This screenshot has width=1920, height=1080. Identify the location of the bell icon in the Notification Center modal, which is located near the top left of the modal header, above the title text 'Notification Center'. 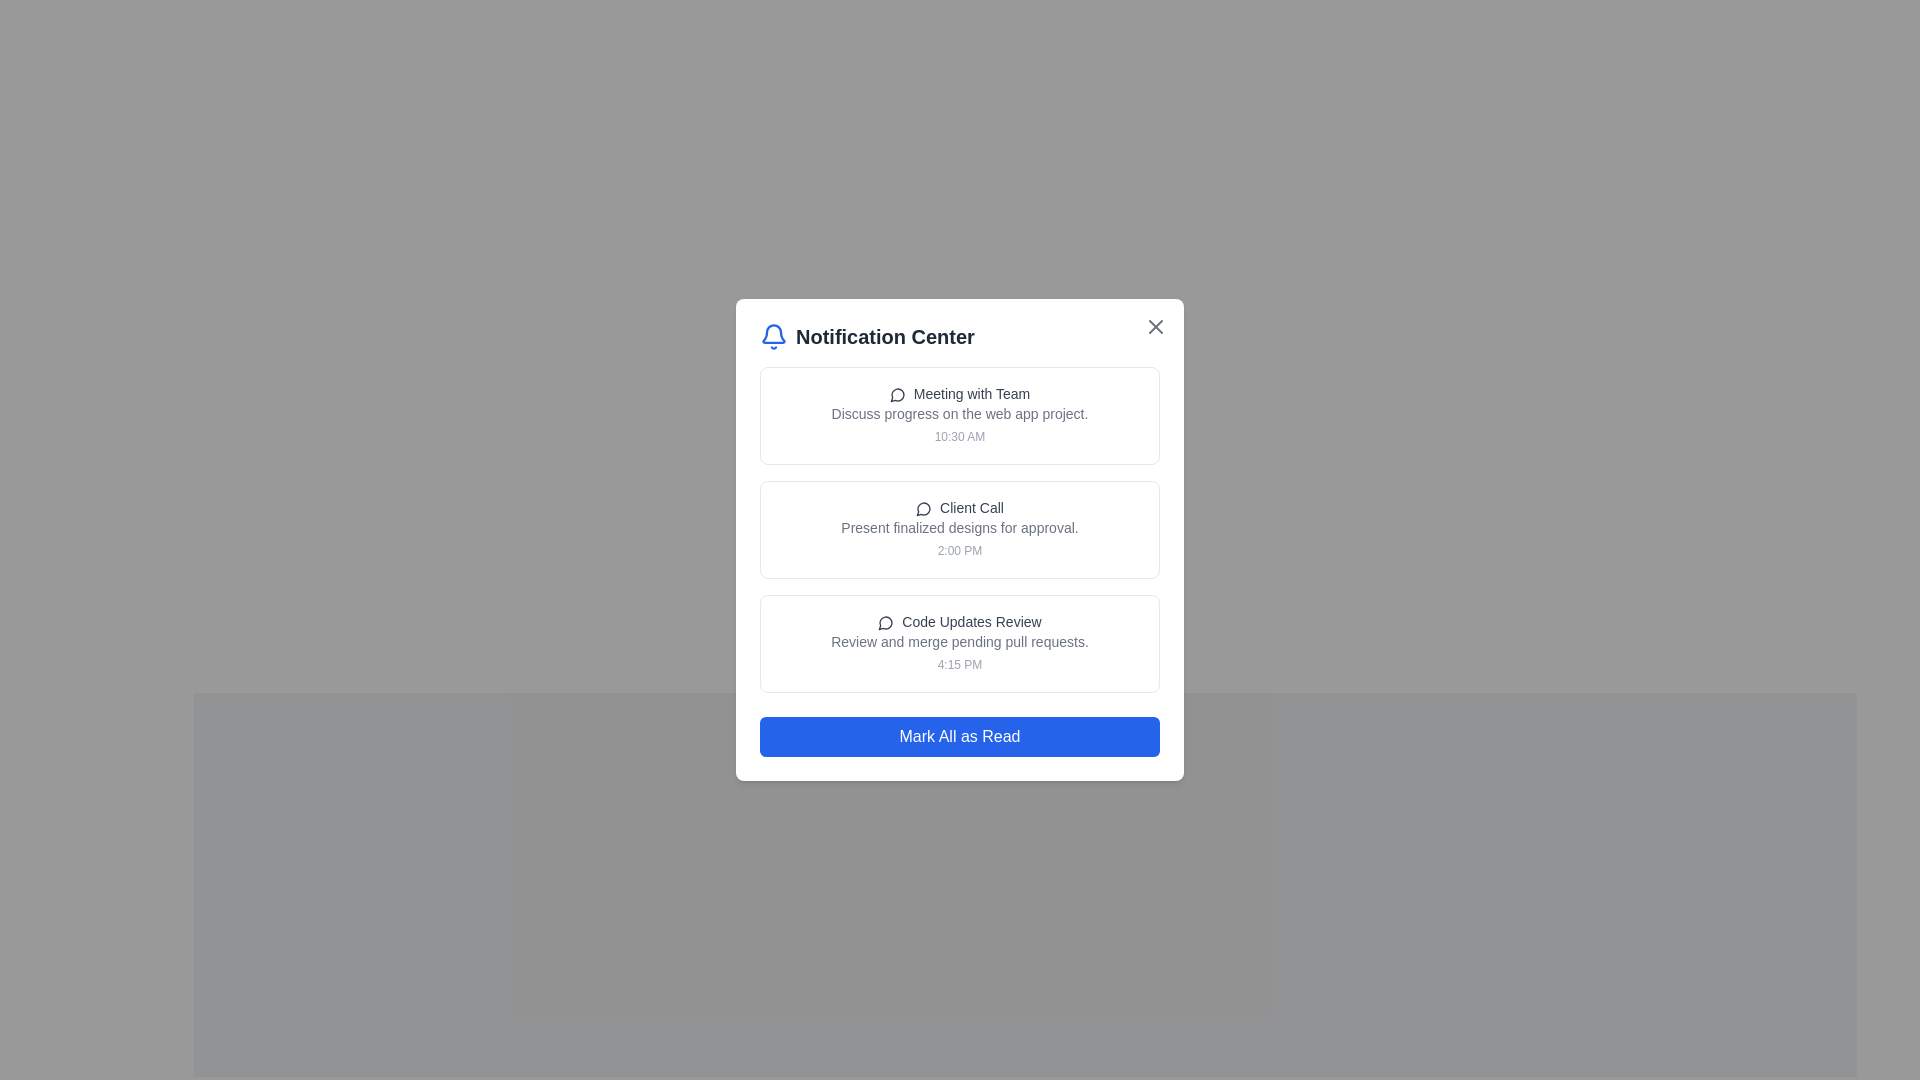
(772, 333).